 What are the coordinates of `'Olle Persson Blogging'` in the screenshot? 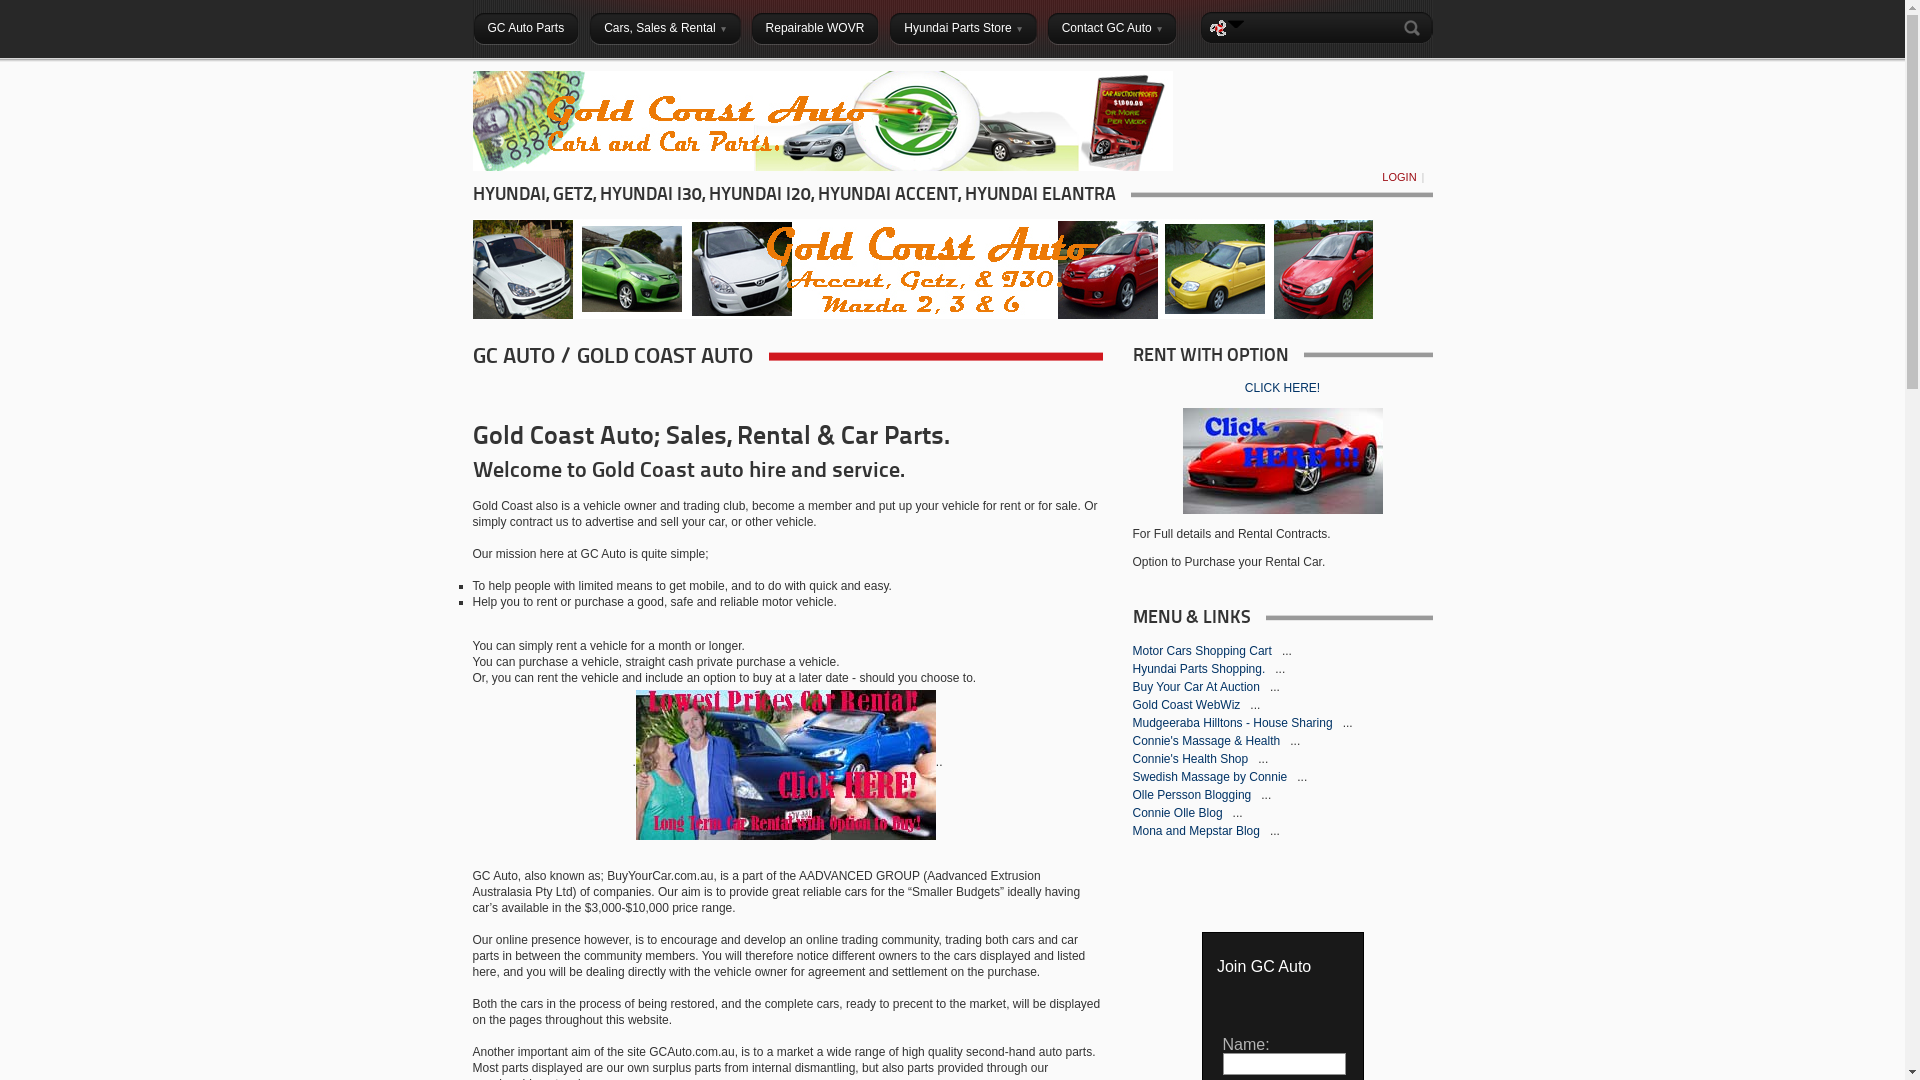 It's located at (1193, 793).